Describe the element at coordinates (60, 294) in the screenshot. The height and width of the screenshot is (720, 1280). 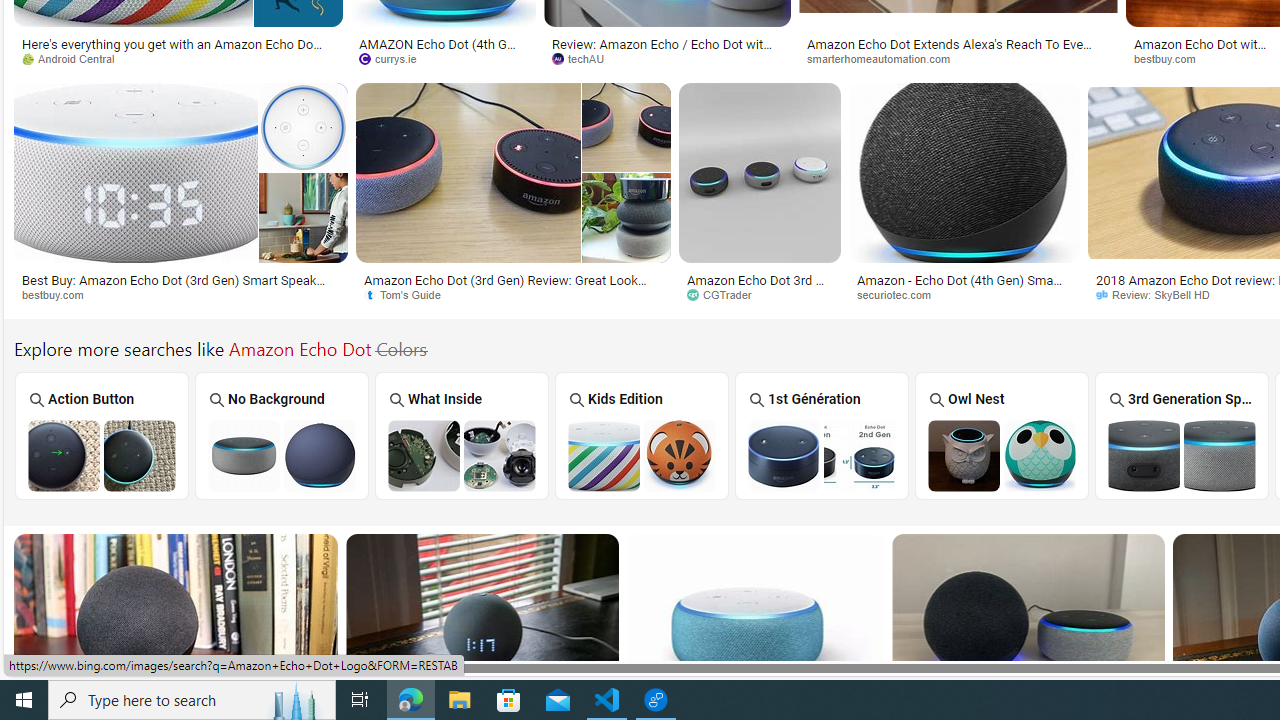
I see `'bestbuy.com'` at that location.